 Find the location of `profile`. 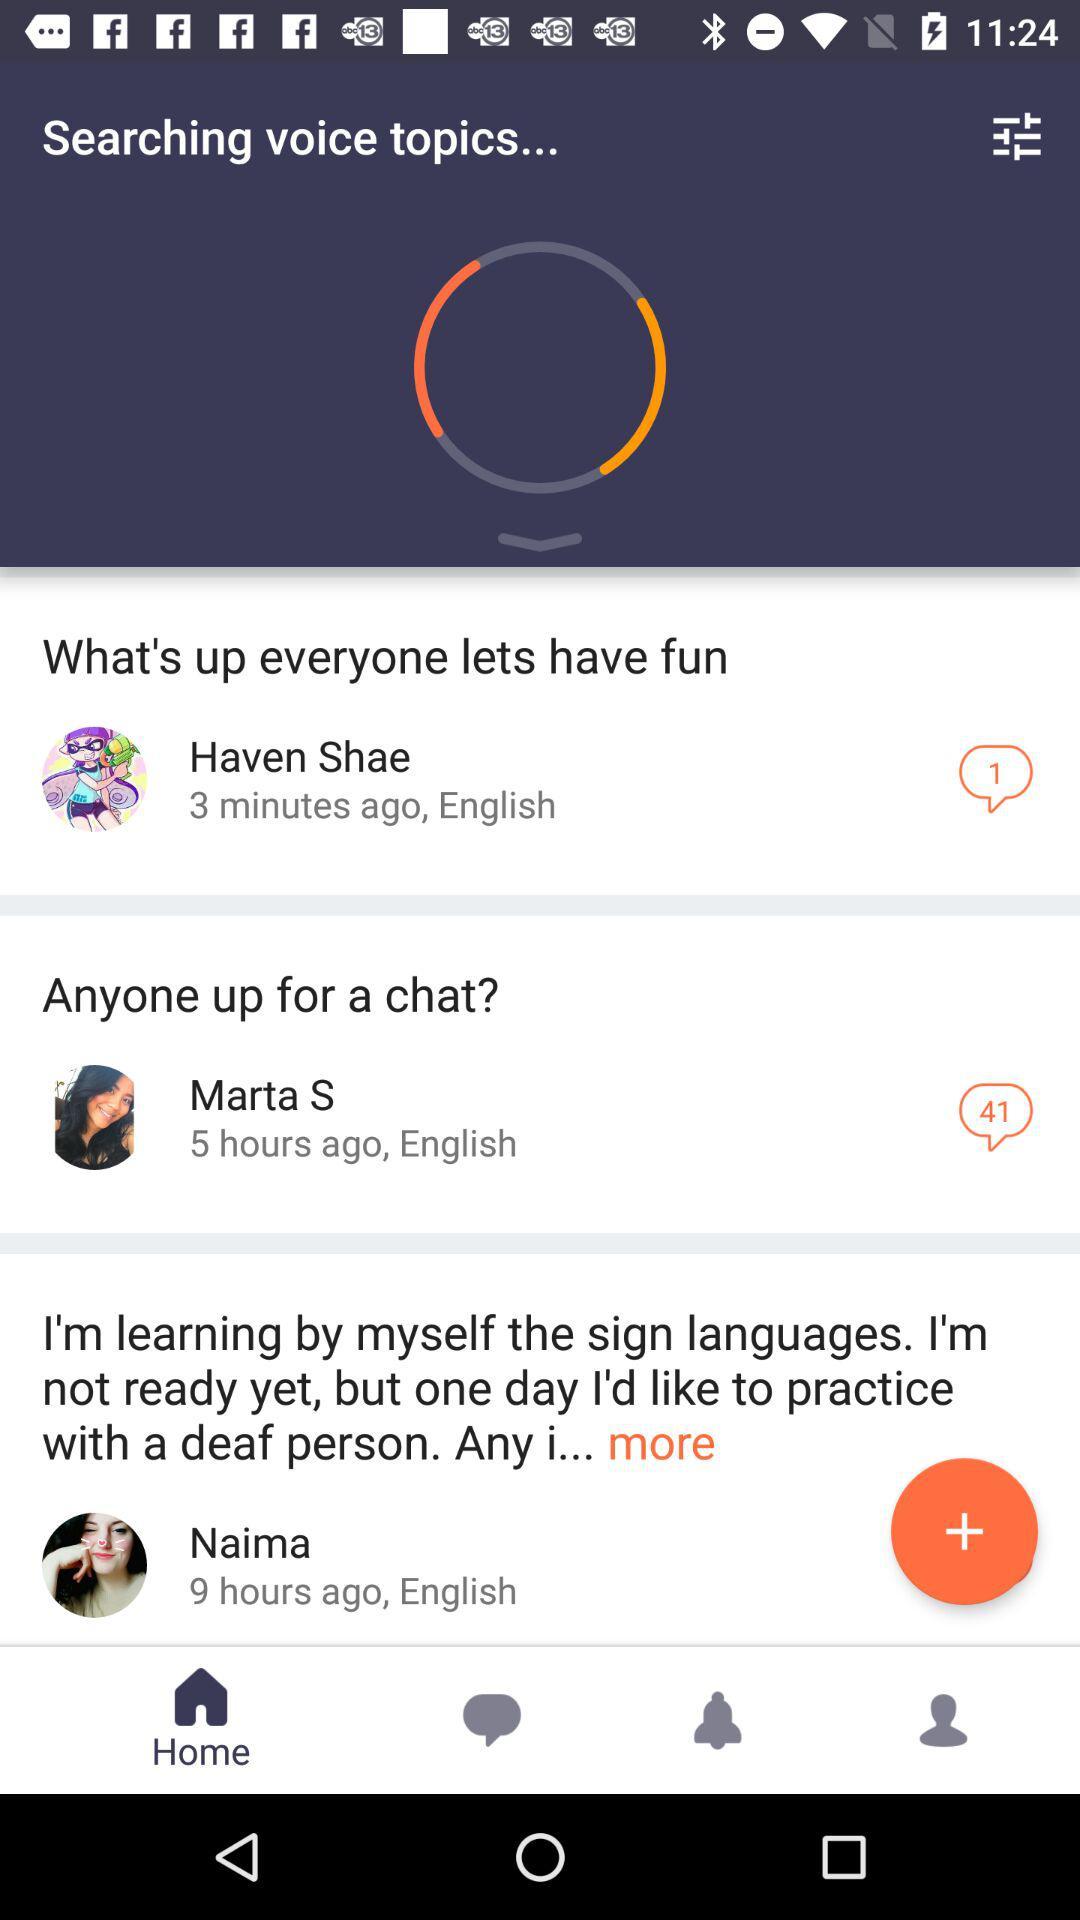

profile is located at coordinates (94, 1564).